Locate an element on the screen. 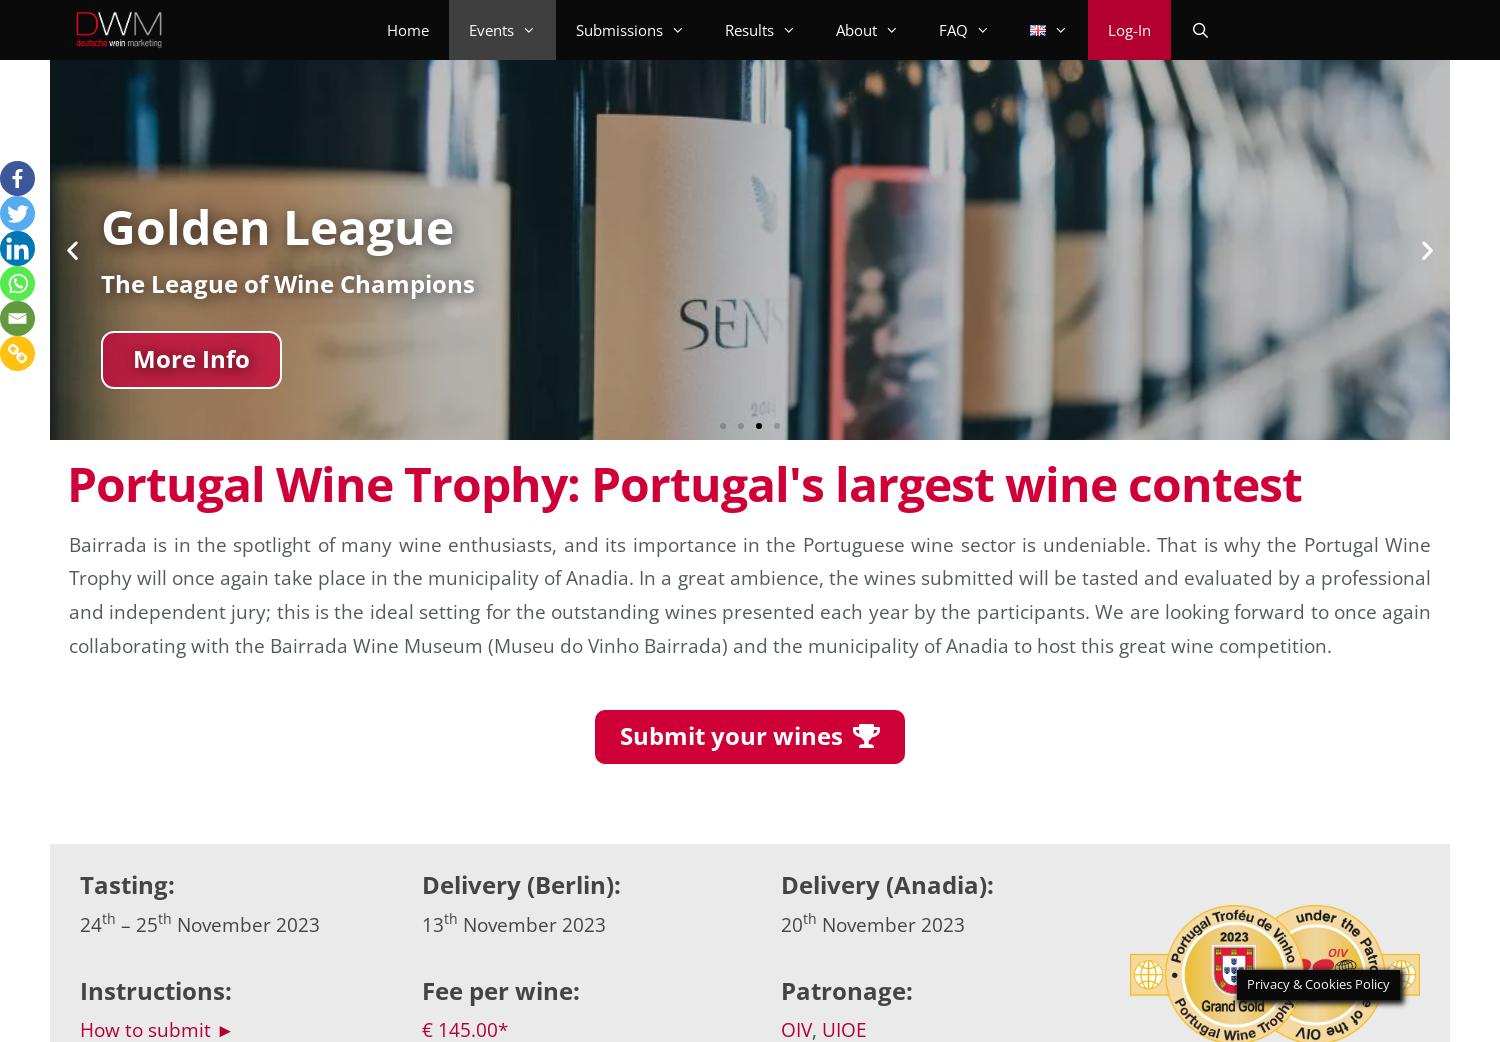 This screenshot has width=1500, height=1042. 'Delivery (Anadia):' is located at coordinates (780, 883).